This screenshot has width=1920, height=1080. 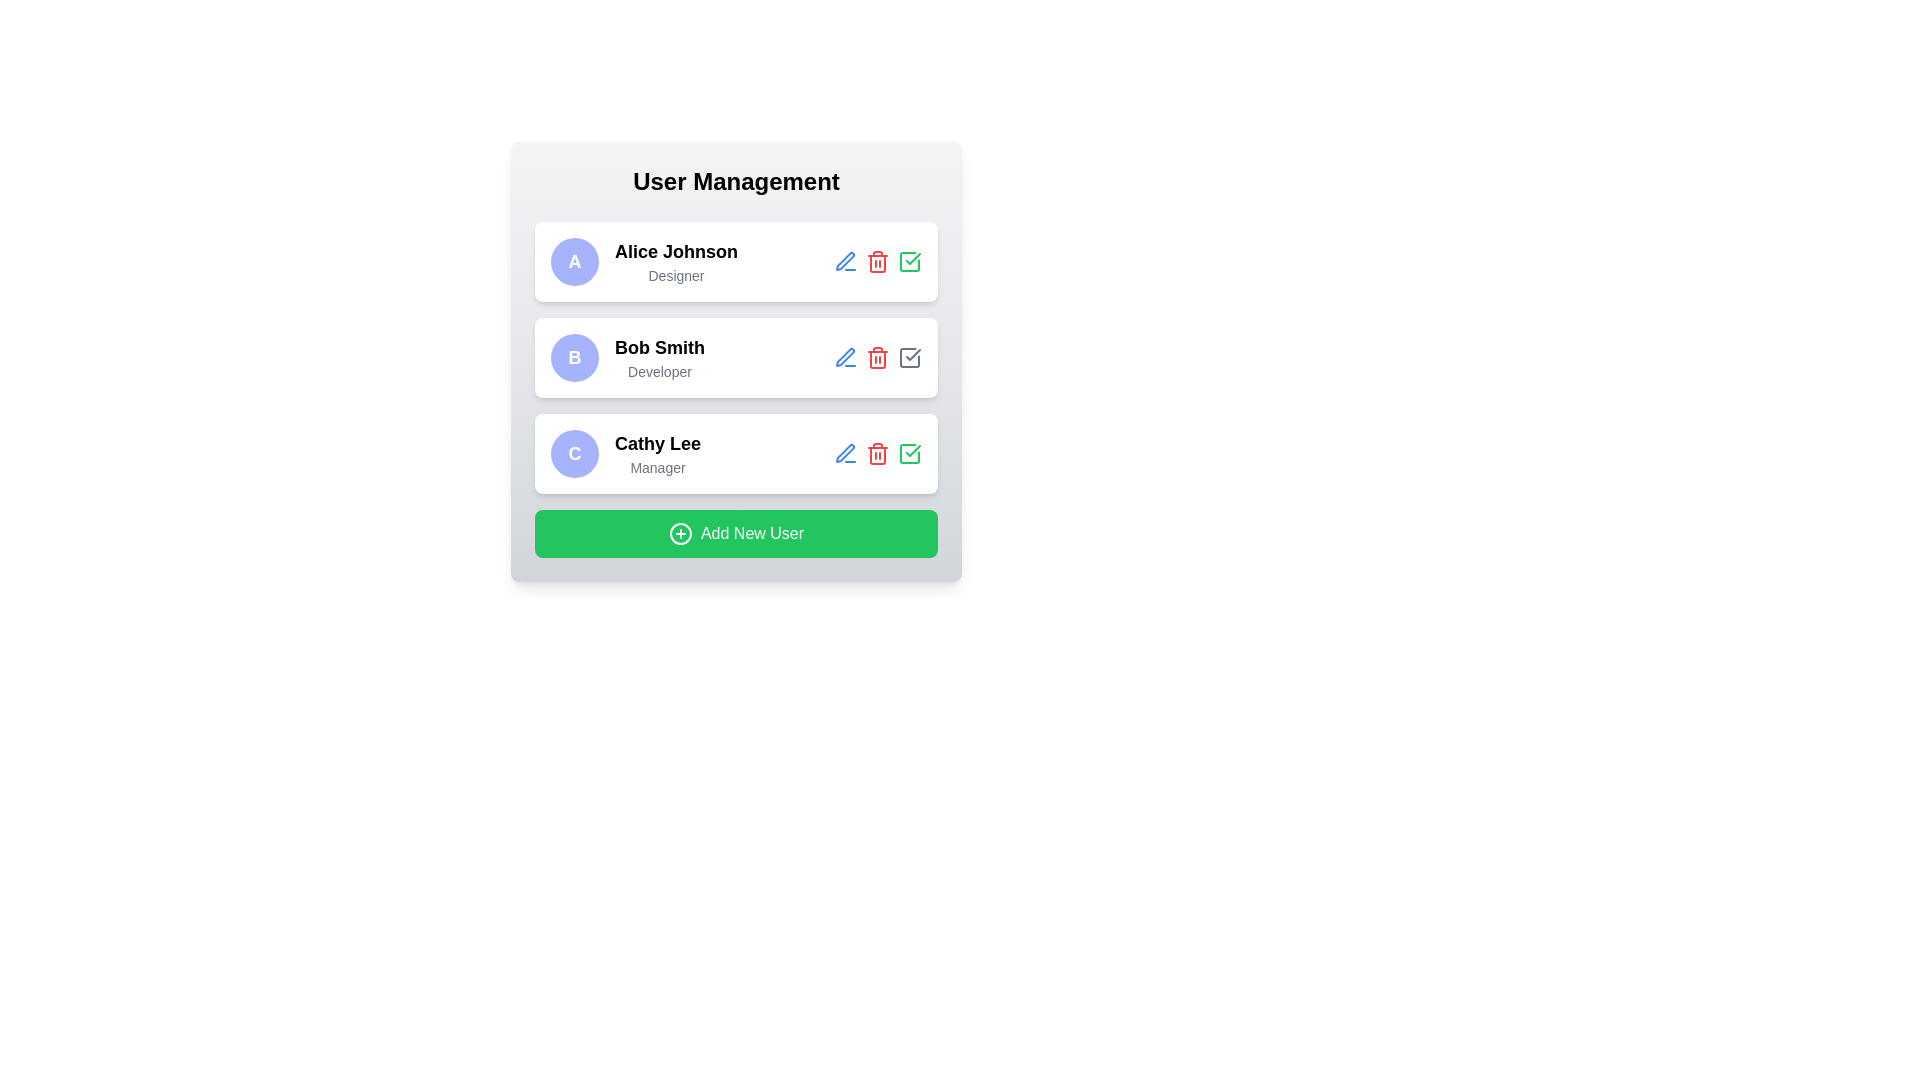 What do you see at coordinates (912, 257) in the screenshot?
I see `the checkmark icon indicating confirmation for 'Cathy Lee, Manager', located in the rightmost column of action icons` at bounding box center [912, 257].